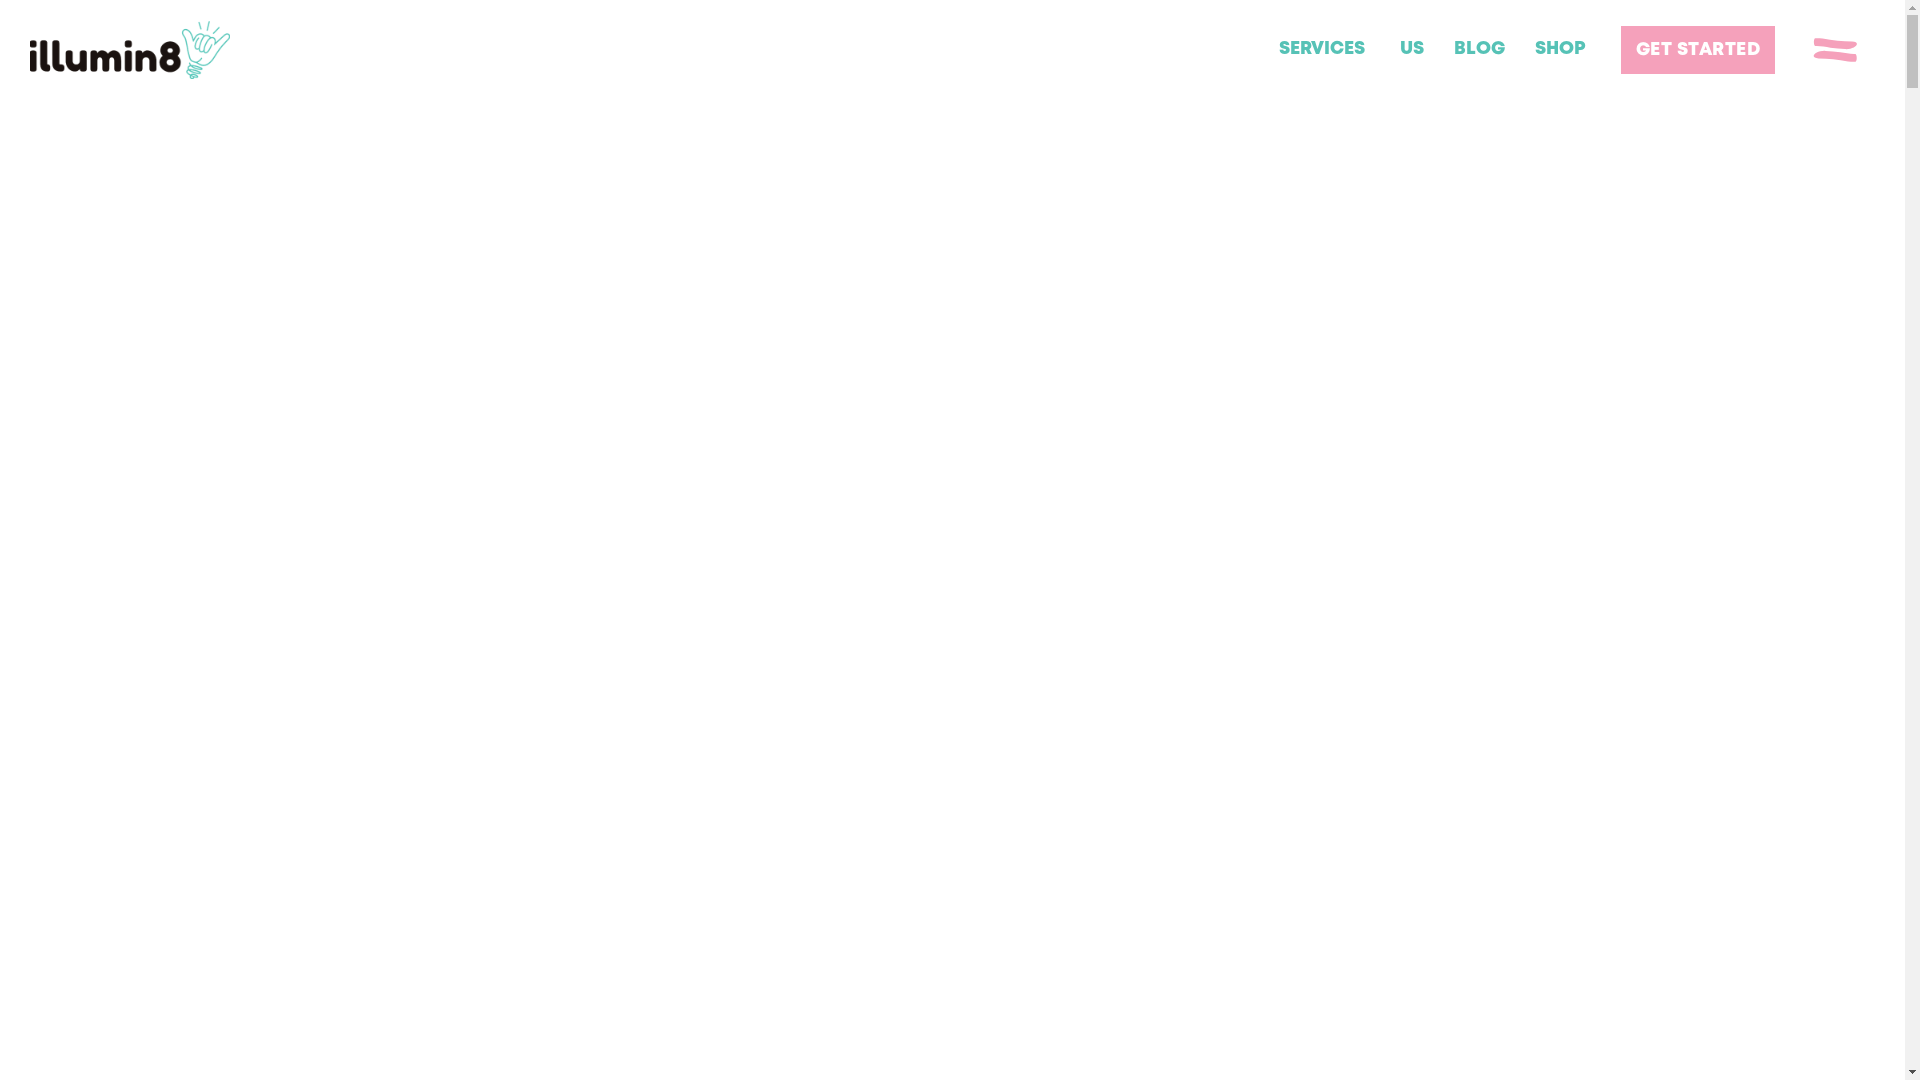 Image resolution: width=1920 pixels, height=1080 pixels. What do you see at coordinates (1437, 49) in the screenshot?
I see `'BLOG'` at bounding box center [1437, 49].